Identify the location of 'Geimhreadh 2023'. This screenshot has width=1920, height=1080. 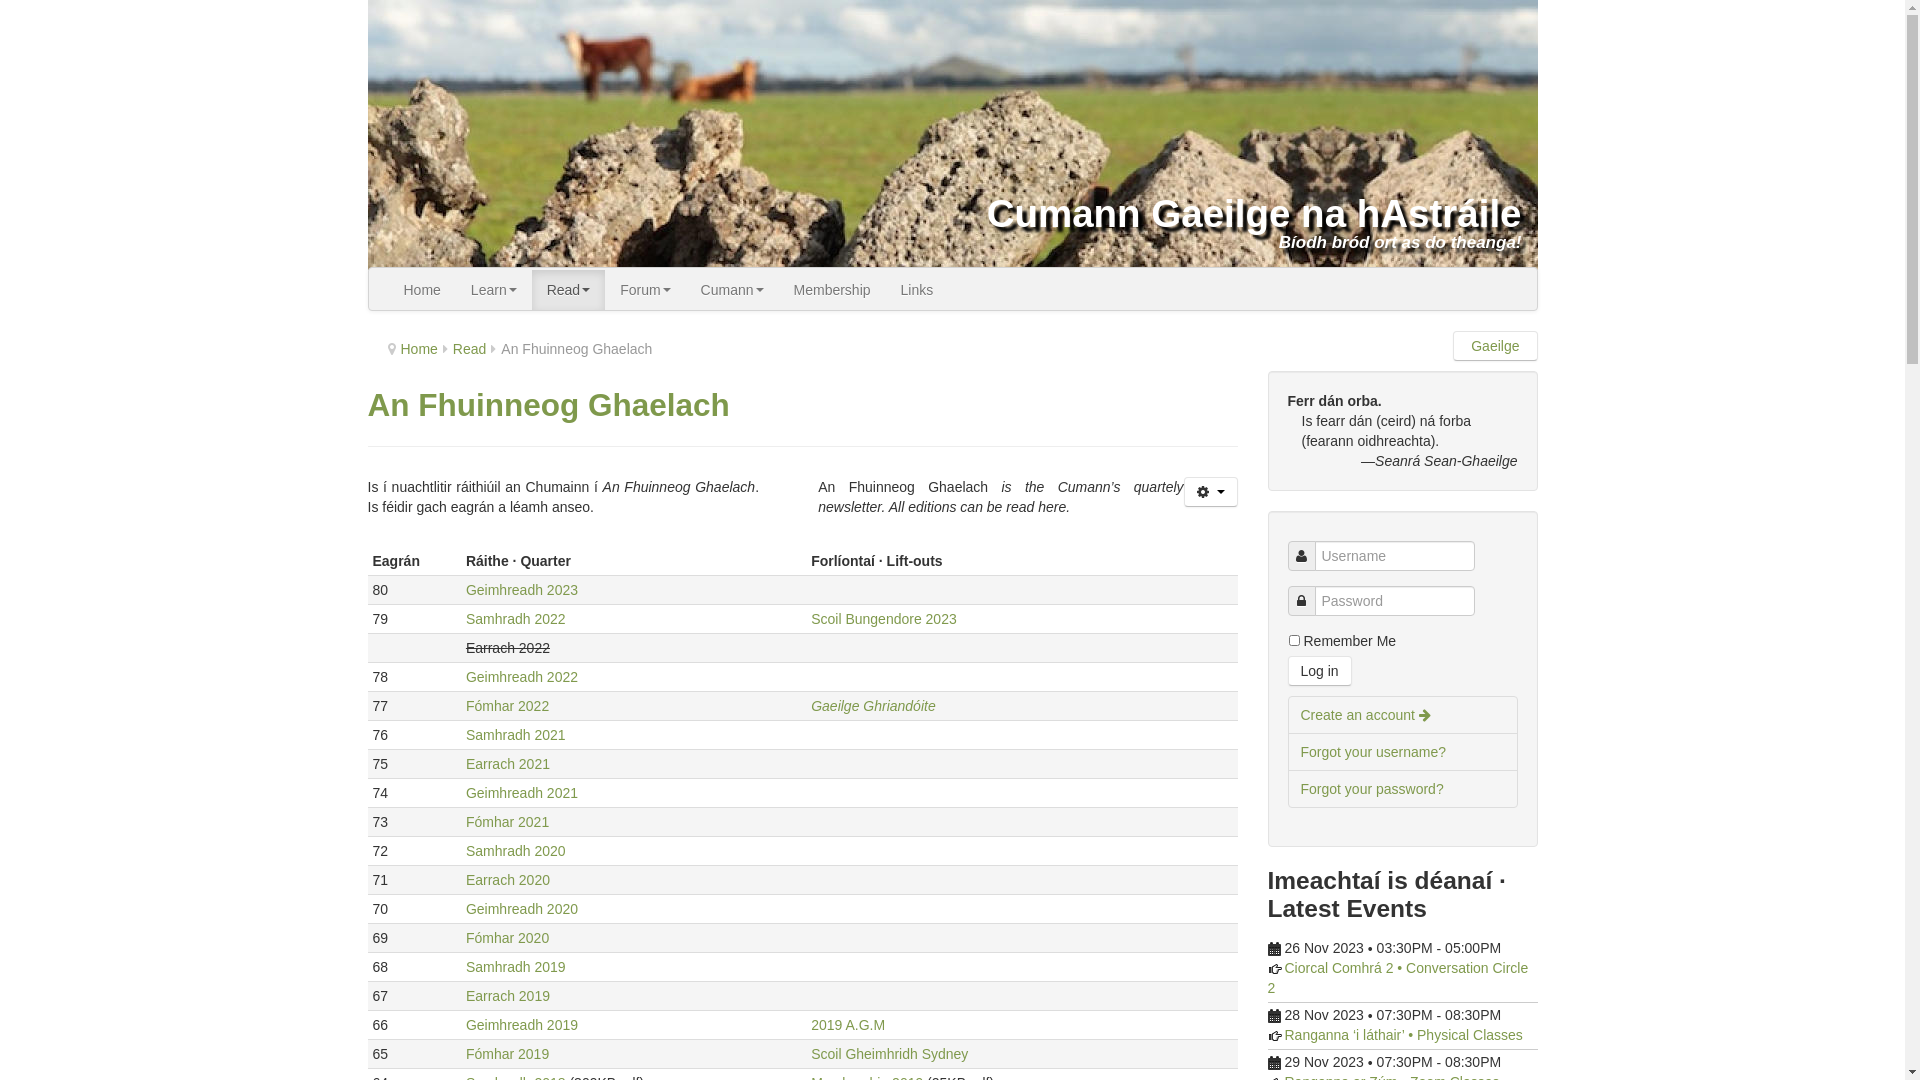
(522, 589).